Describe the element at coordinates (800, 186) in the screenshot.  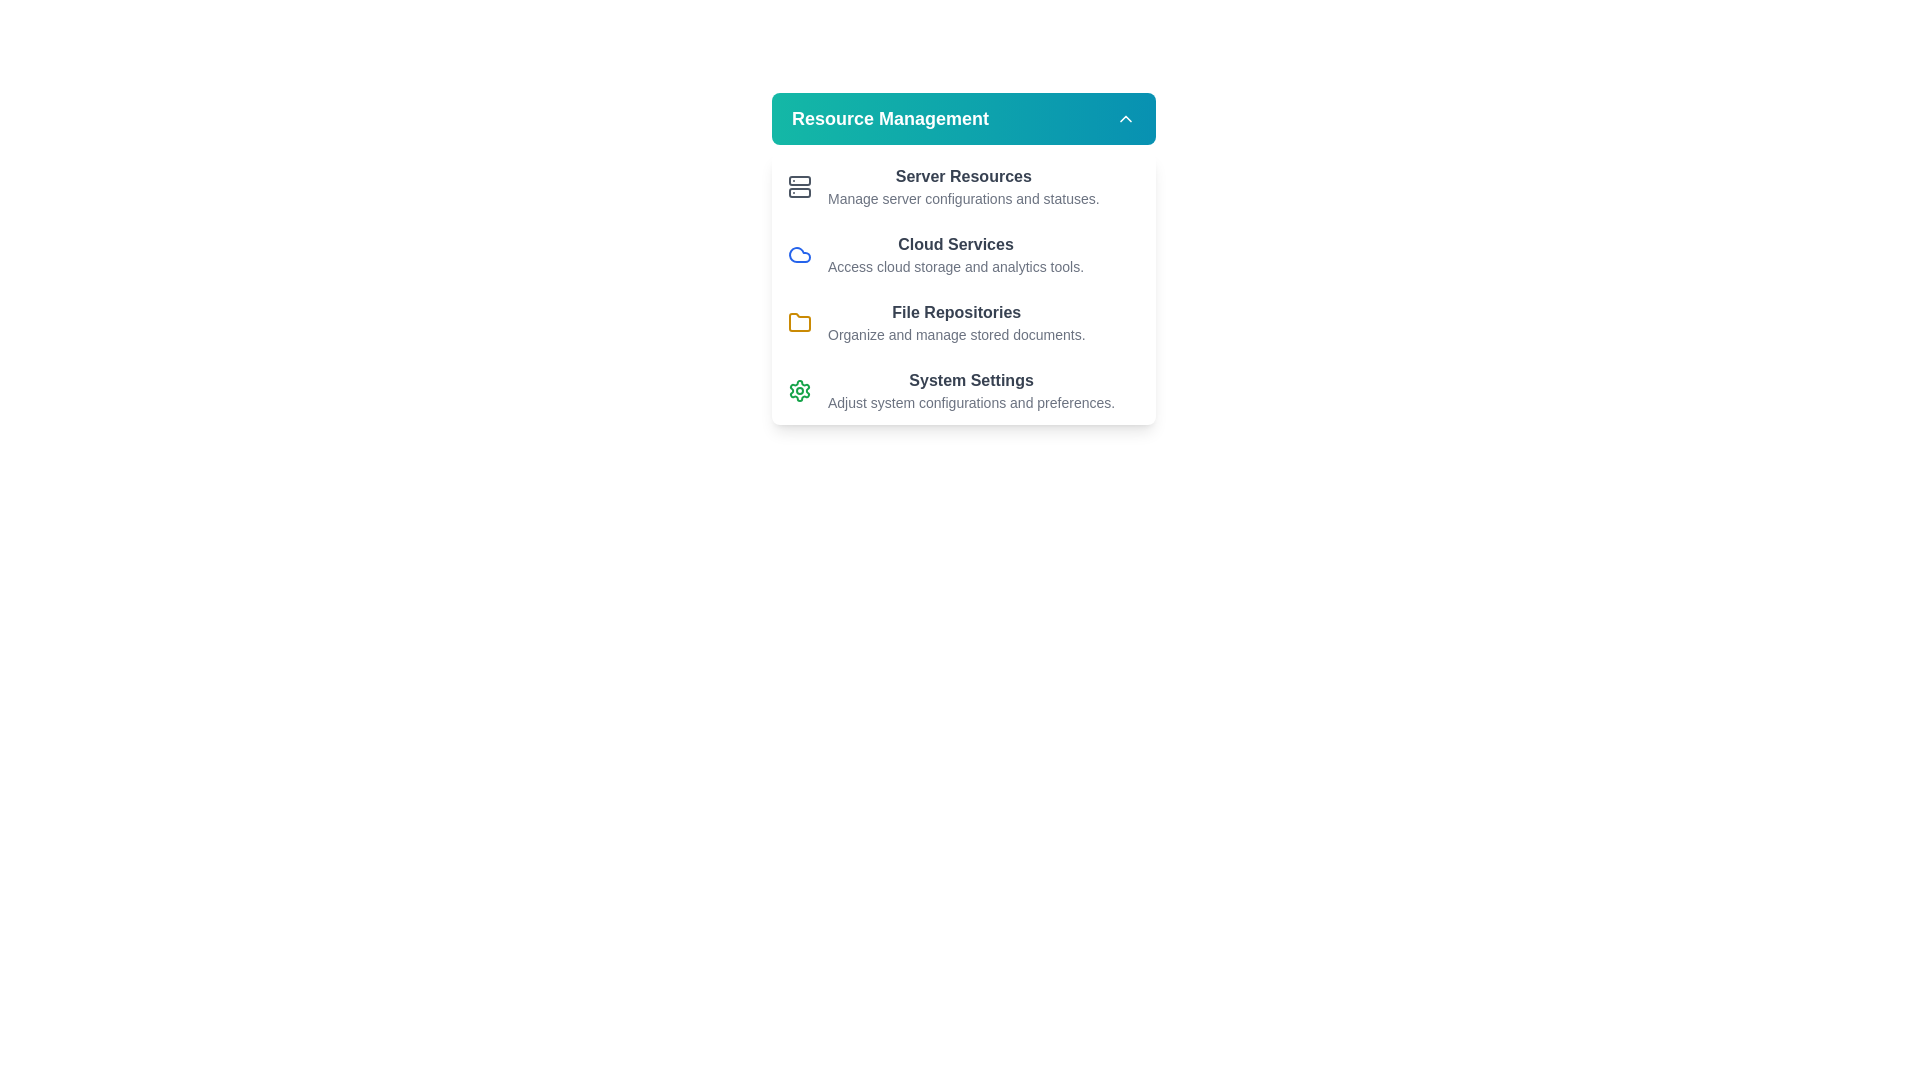
I see `the visual indicator icon for the 'Server Resources' menu option located in the 'Resource Management' panel` at that location.